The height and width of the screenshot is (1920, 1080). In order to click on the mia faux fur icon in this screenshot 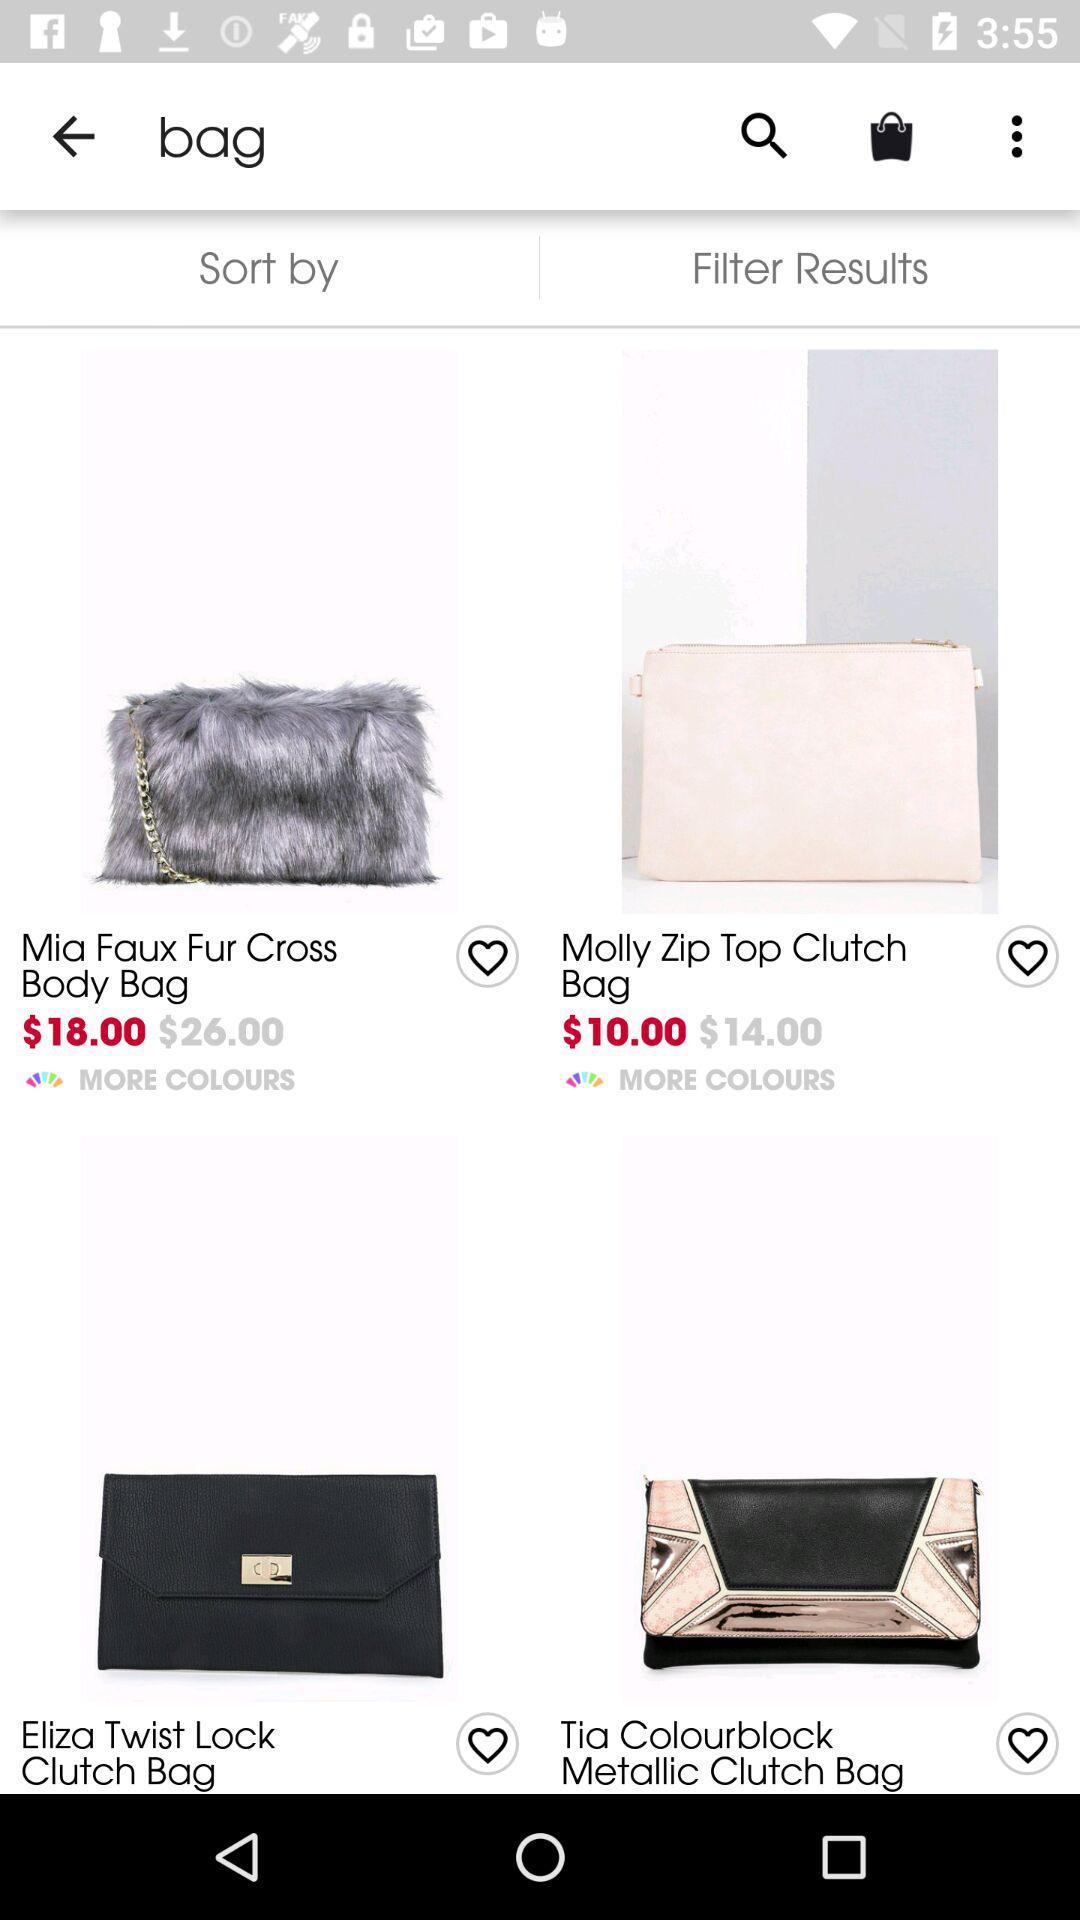, I will do `click(207, 965)`.